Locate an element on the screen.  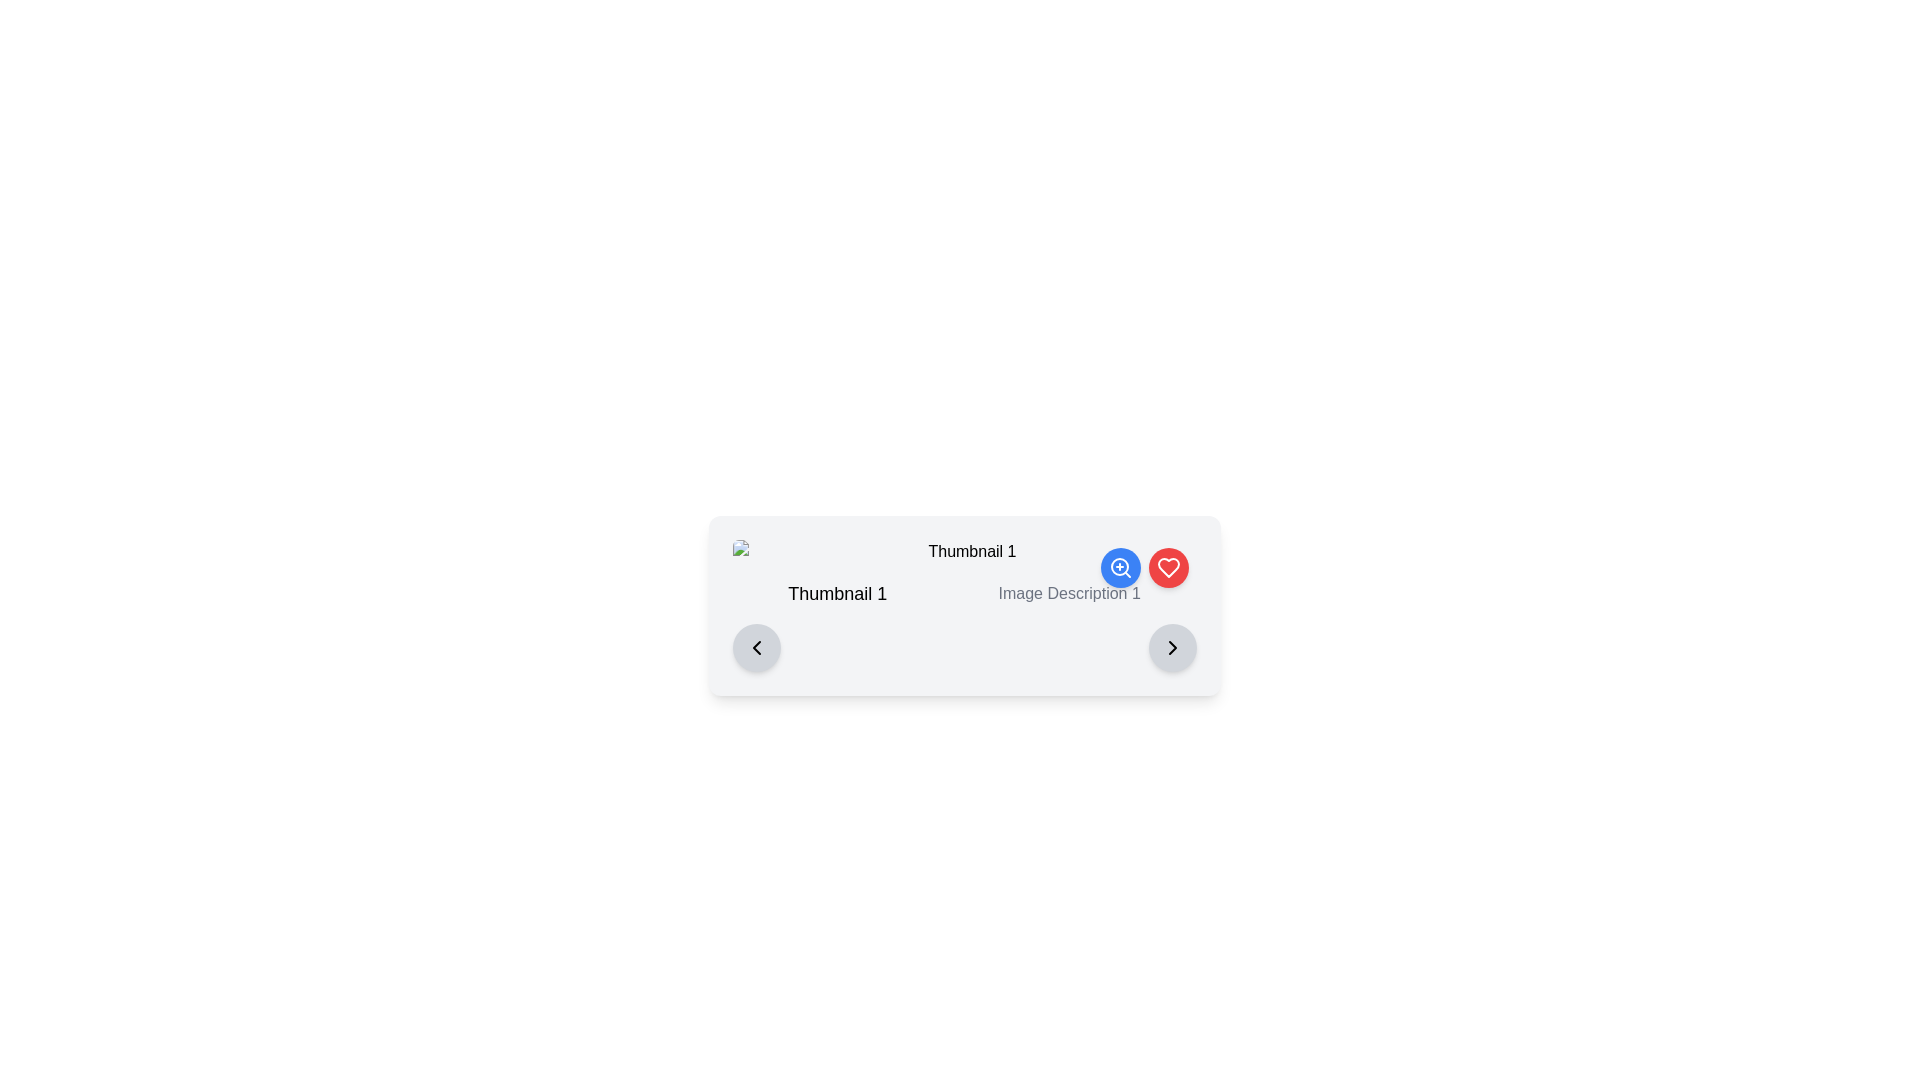
the zoom-in button located near the top-right corner of the card, to the left of the heart-shaped 'like' button, to enlarge the associated content is located at coordinates (1120, 567).